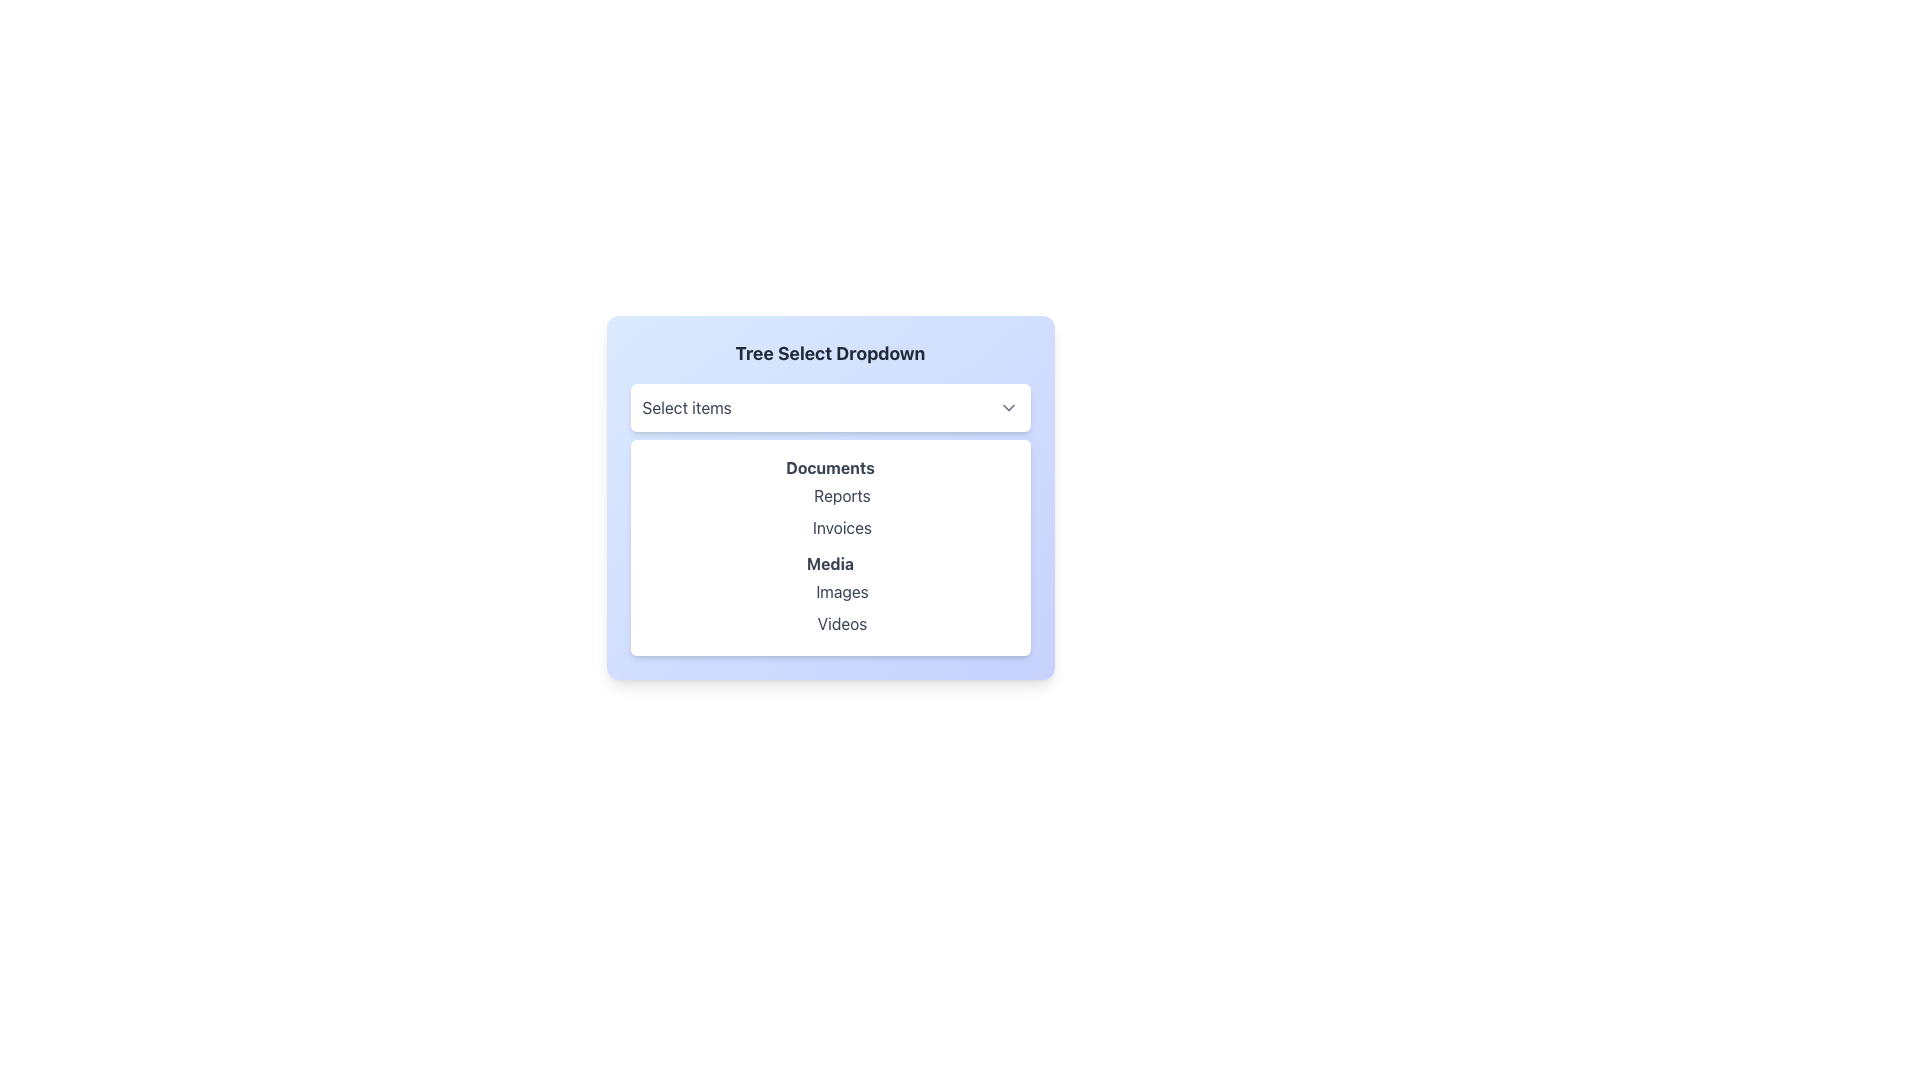 This screenshot has height=1080, width=1920. What do you see at coordinates (830, 496) in the screenshot?
I see `the 'Tree Select Dropdown' menu` at bounding box center [830, 496].